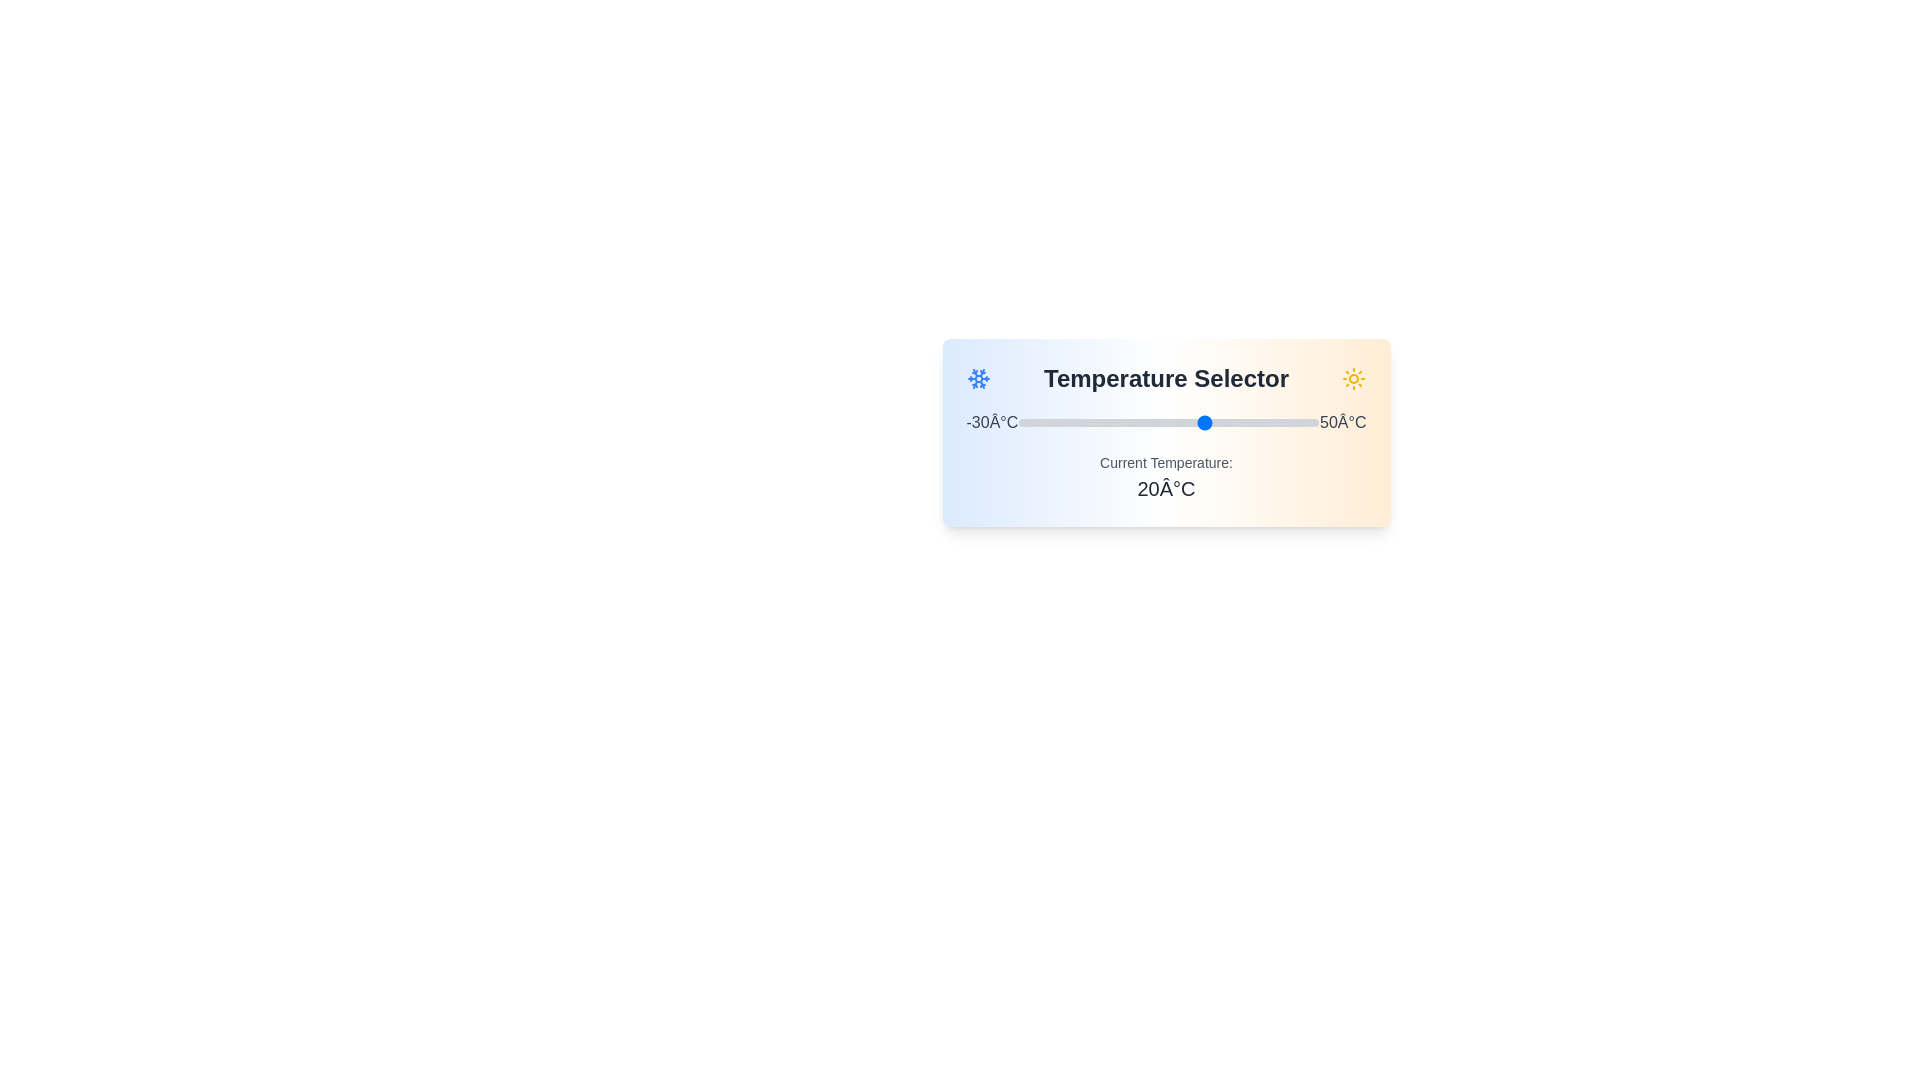 The image size is (1920, 1080). I want to click on the temperature, so click(1311, 422).